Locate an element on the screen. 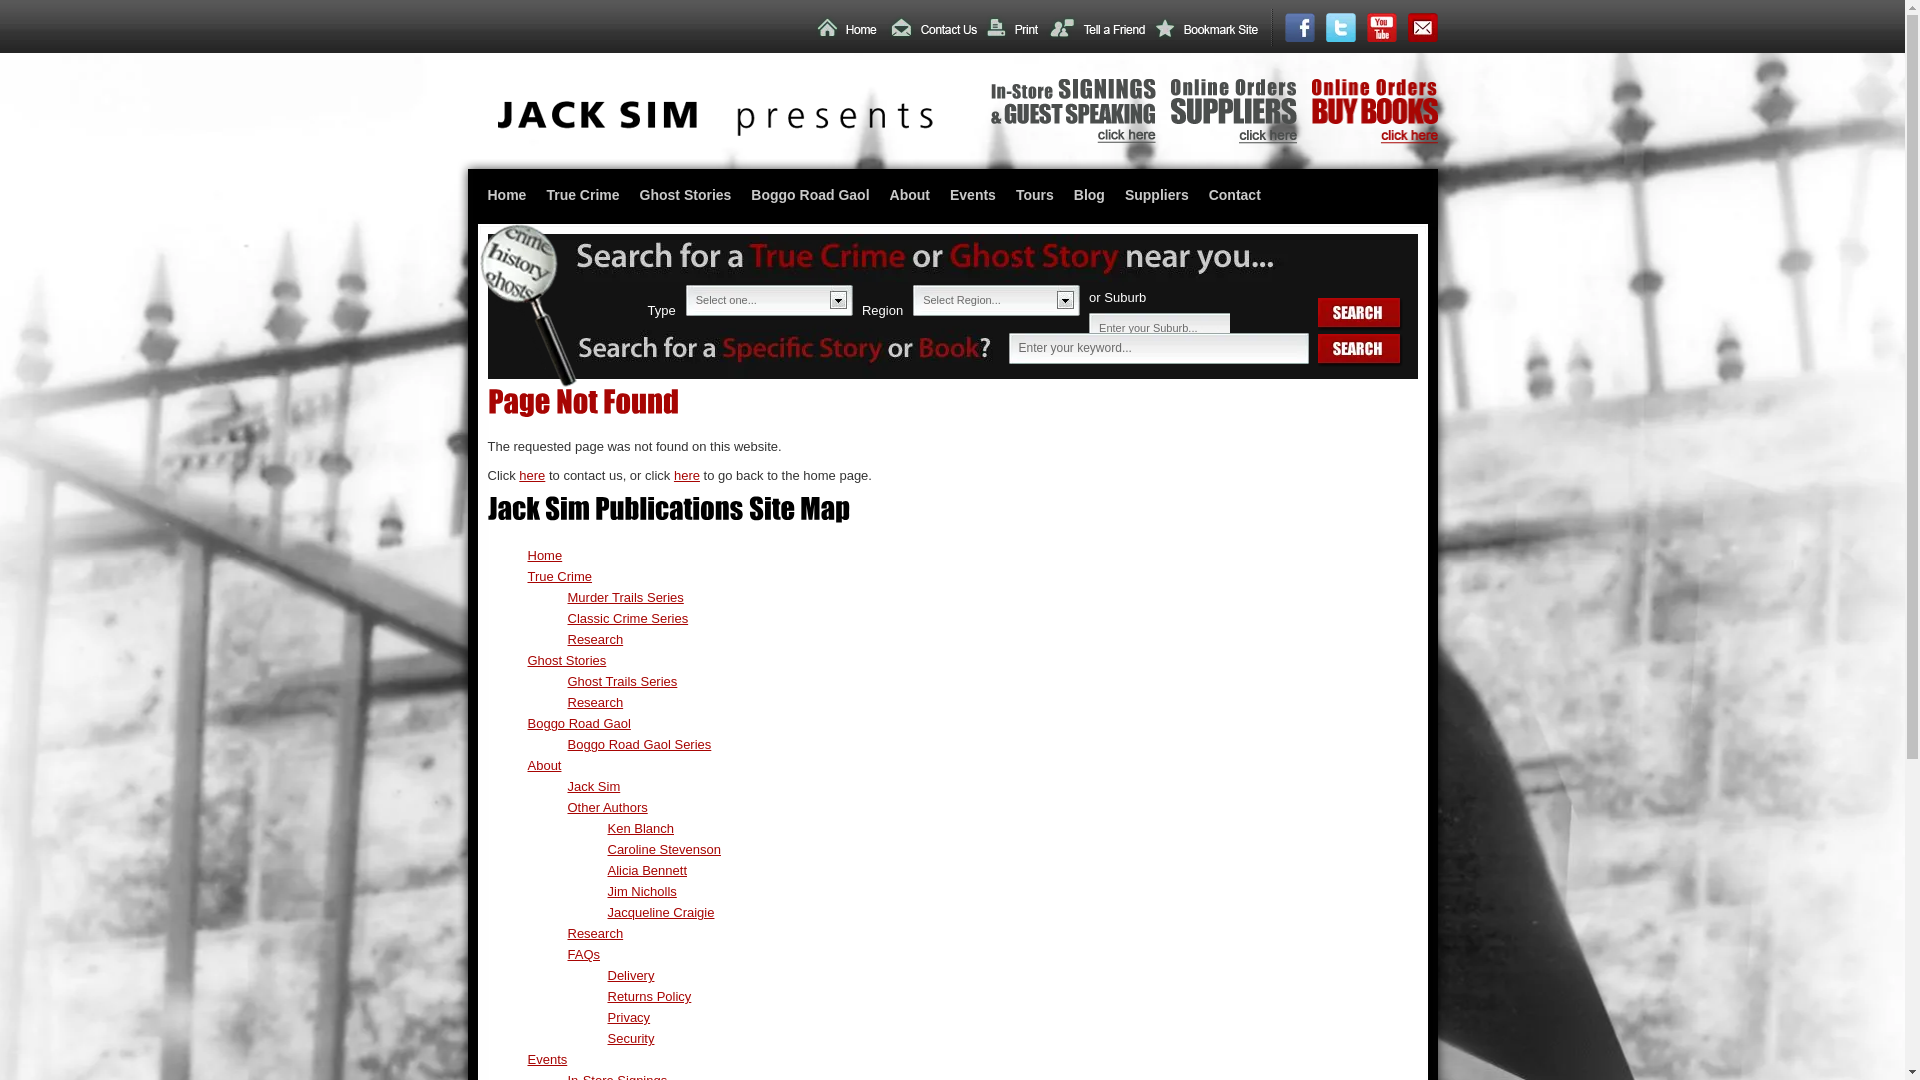 This screenshot has width=1920, height=1080. 'Delivery' is located at coordinates (630, 974).